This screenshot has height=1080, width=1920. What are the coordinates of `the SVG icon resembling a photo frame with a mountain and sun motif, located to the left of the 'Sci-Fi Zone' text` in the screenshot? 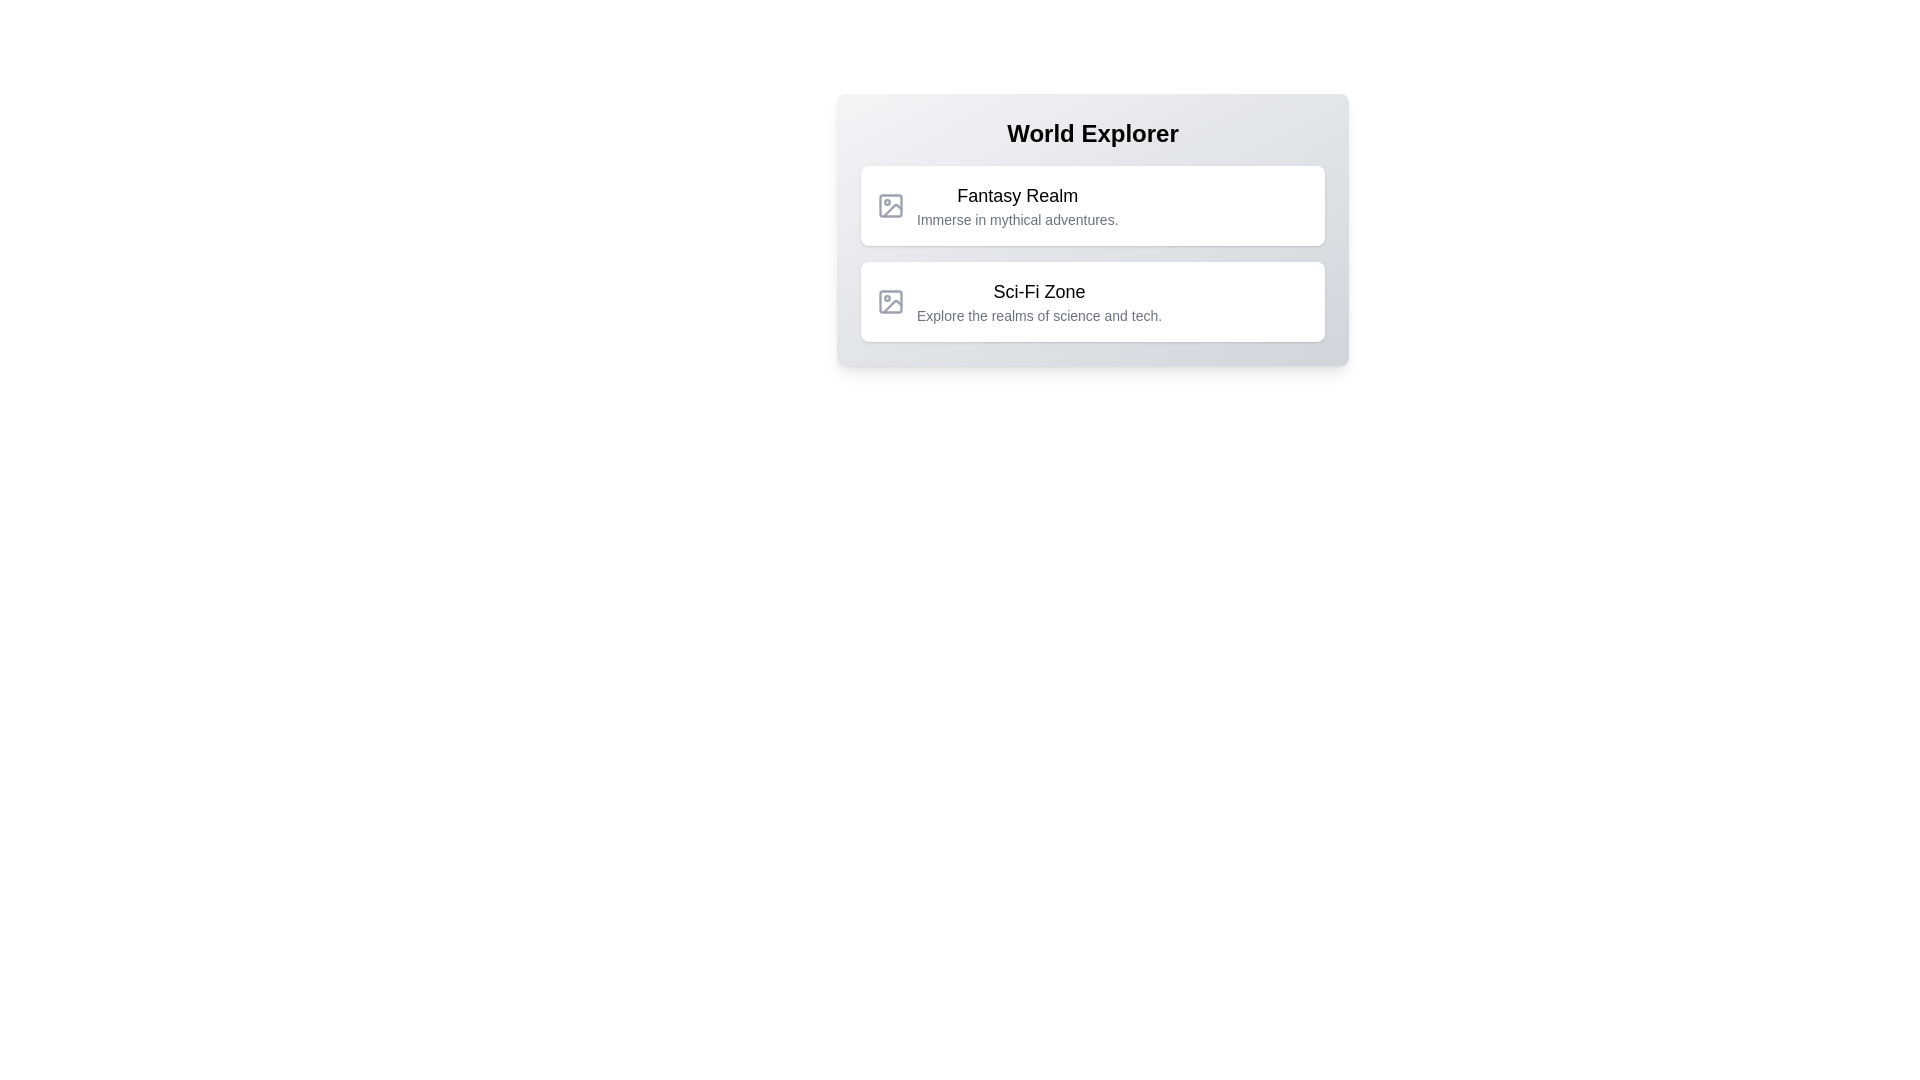 It's located at (890, 301).